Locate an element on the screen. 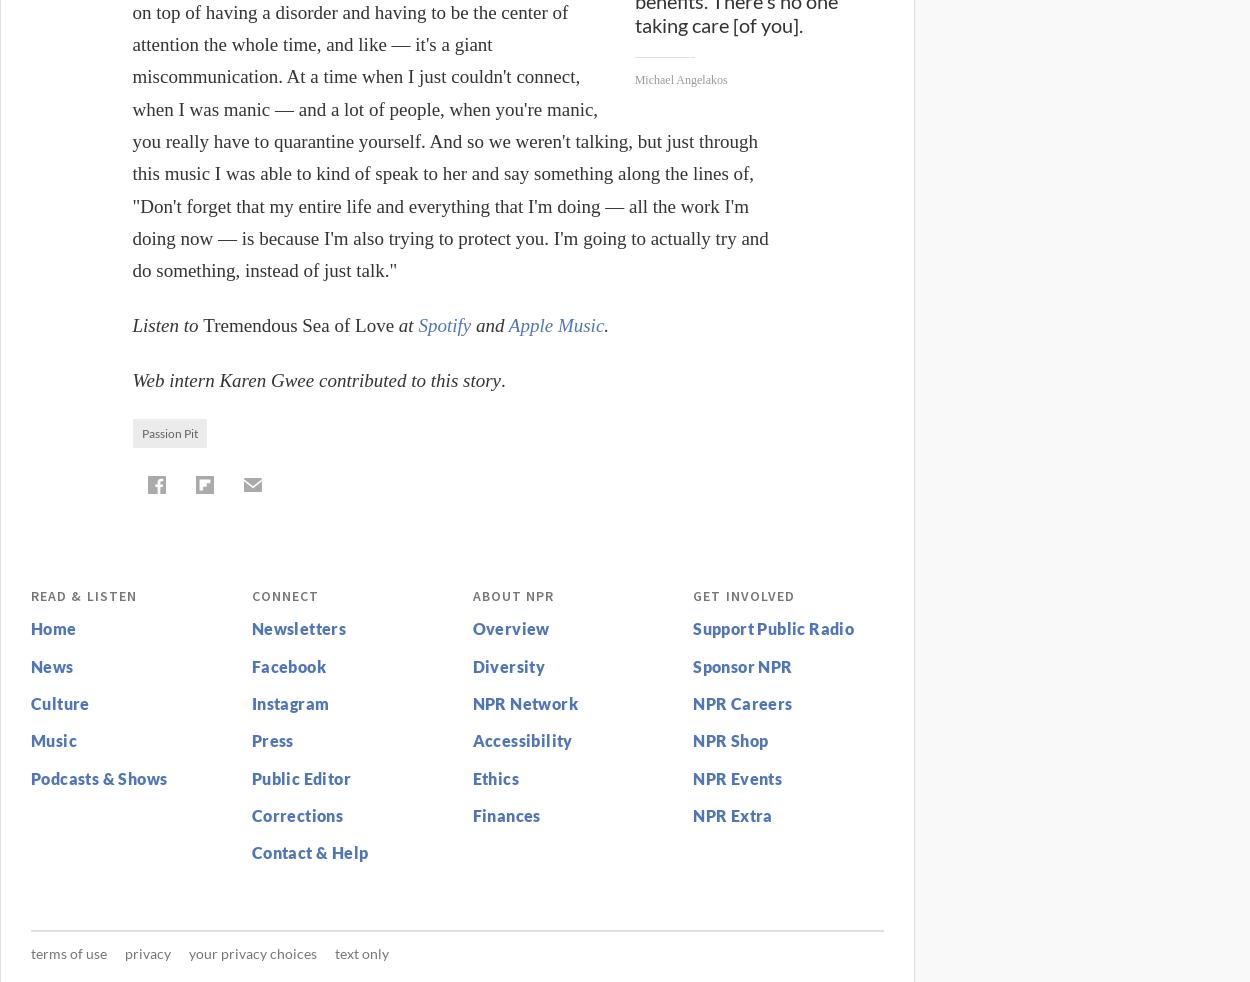 This screenshot has width=1250, height=982. 'Home' is located at coordinates (53, 627).